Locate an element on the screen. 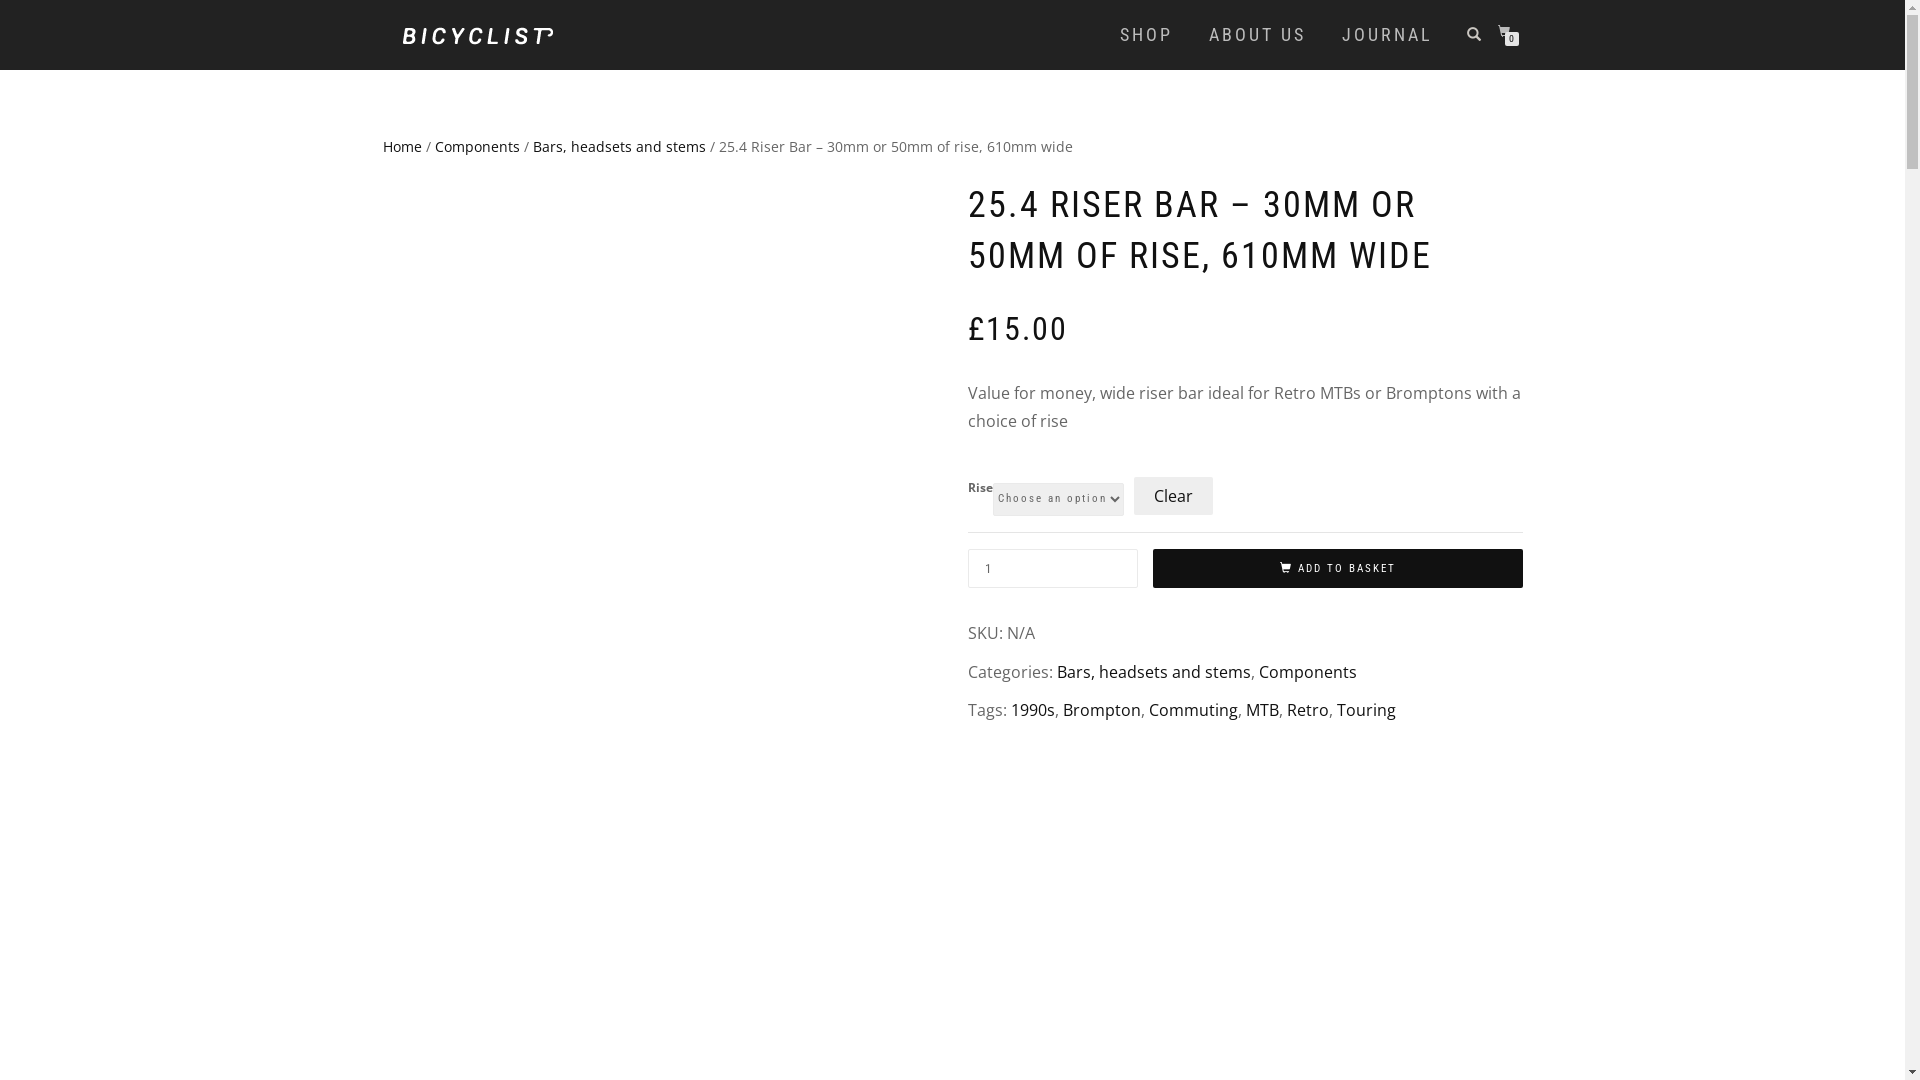 The image size is (1920, 1080). 'ADD TO BASKET' is located at coordinates (1337, 569).